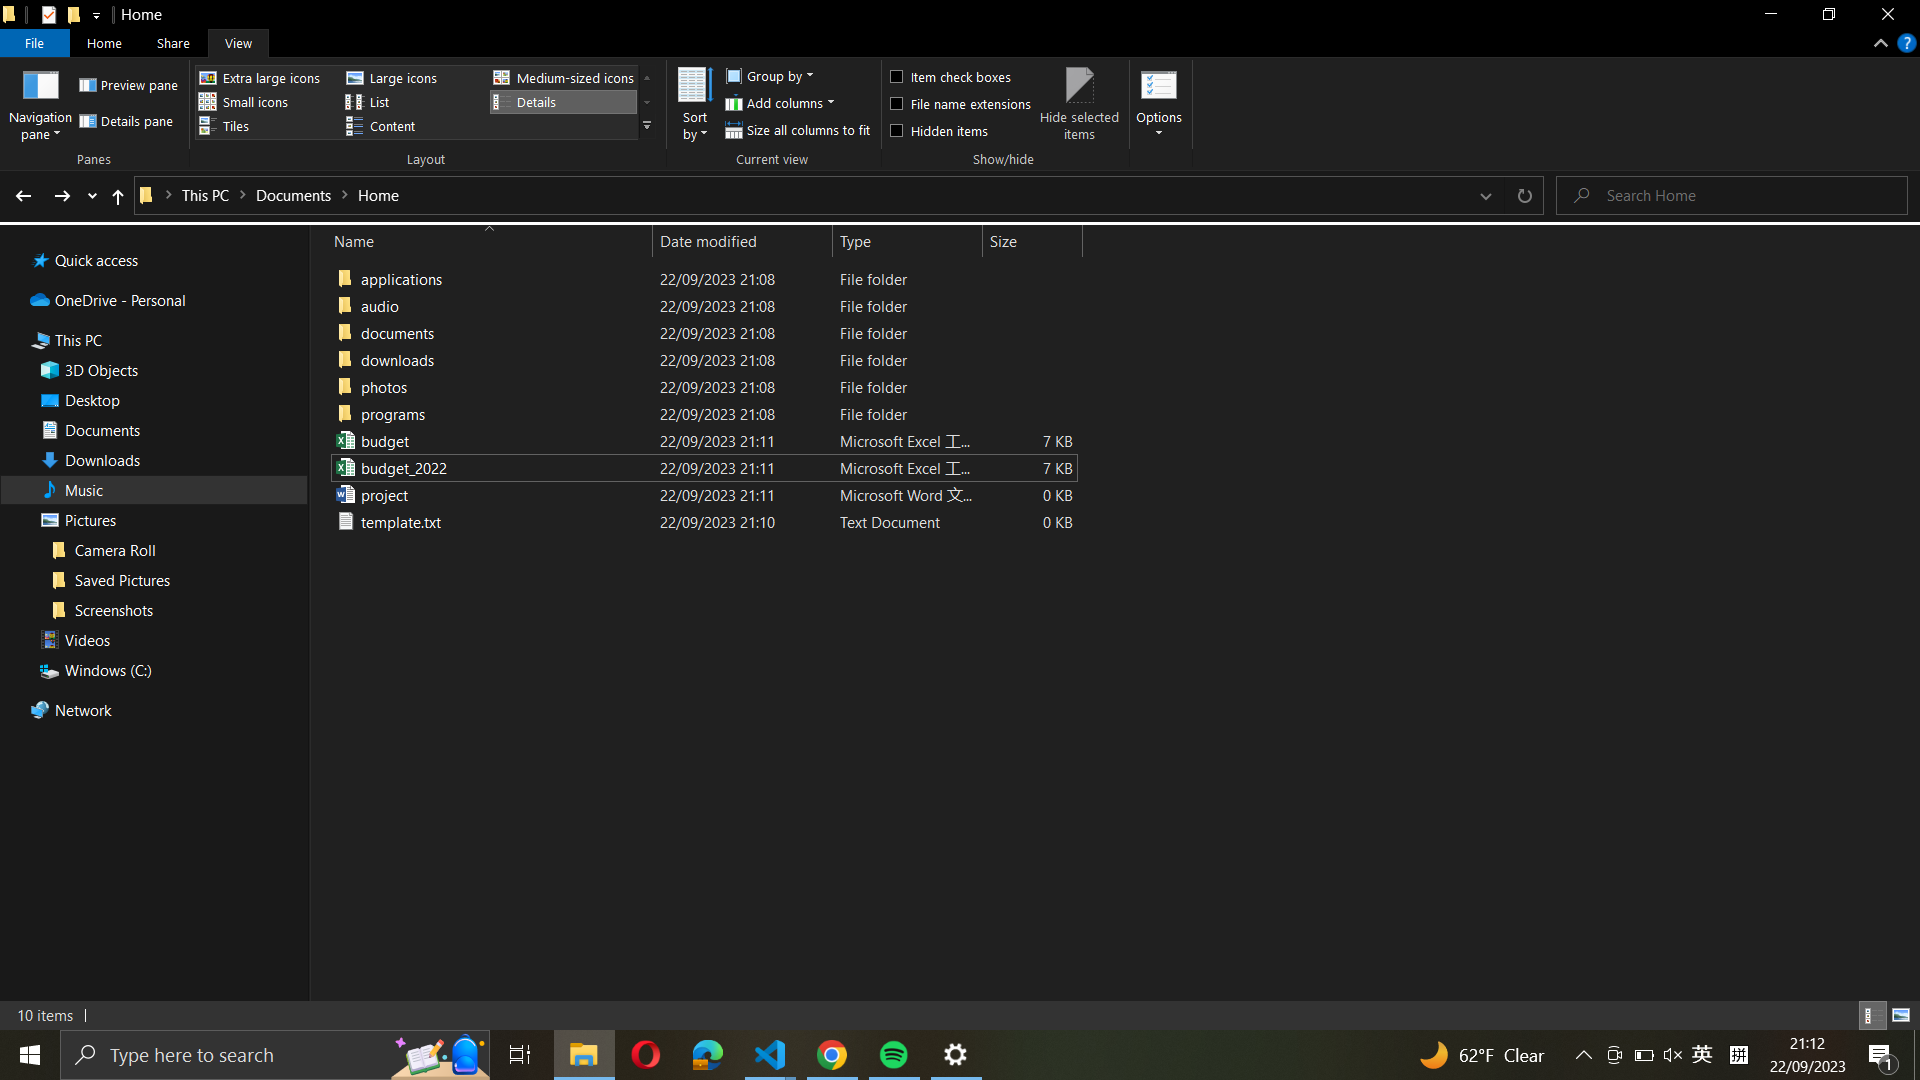  I want to click on Duplicate the "template.txt" from its current location to the "downloads" folder of the same directory utilizing hotkeys, so click(700, 519).